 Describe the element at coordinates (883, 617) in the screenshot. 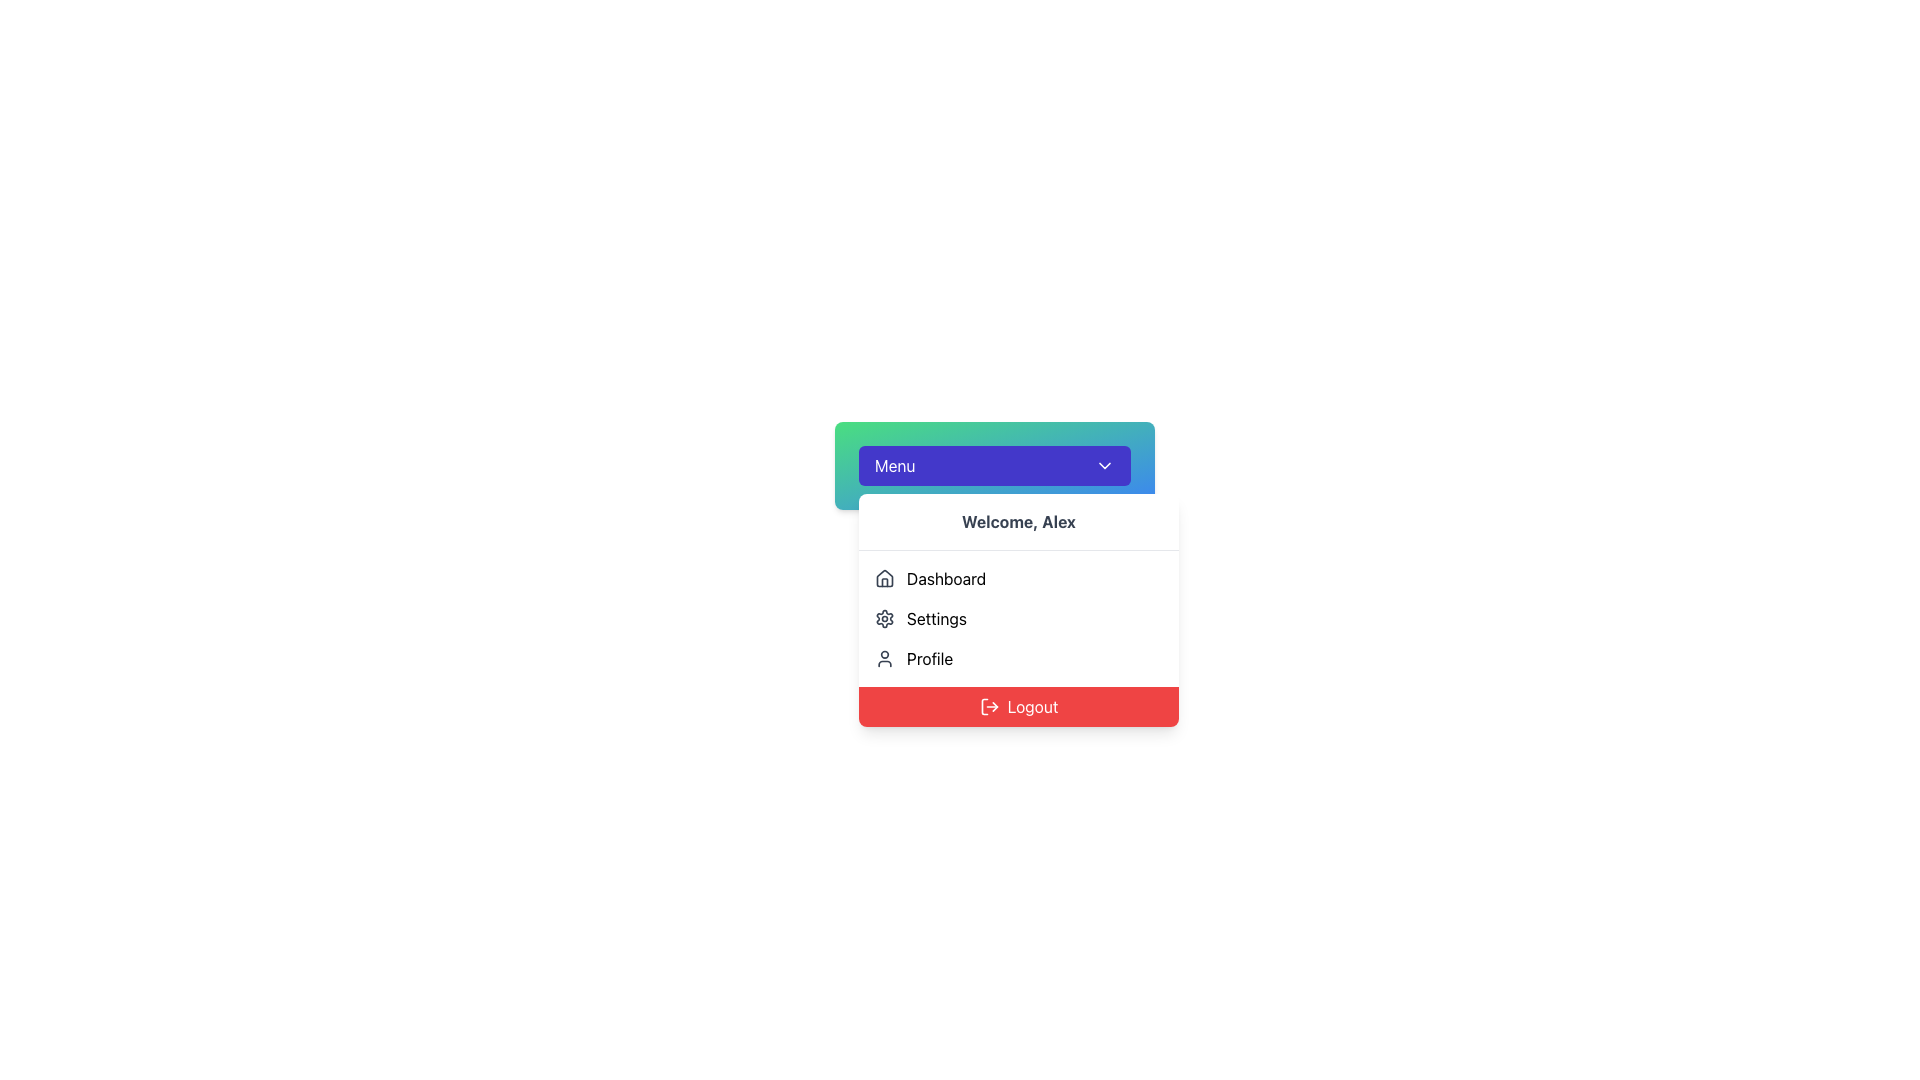

I see `the gear-shaped icon located to the left of the 'Settings' label` at that location.